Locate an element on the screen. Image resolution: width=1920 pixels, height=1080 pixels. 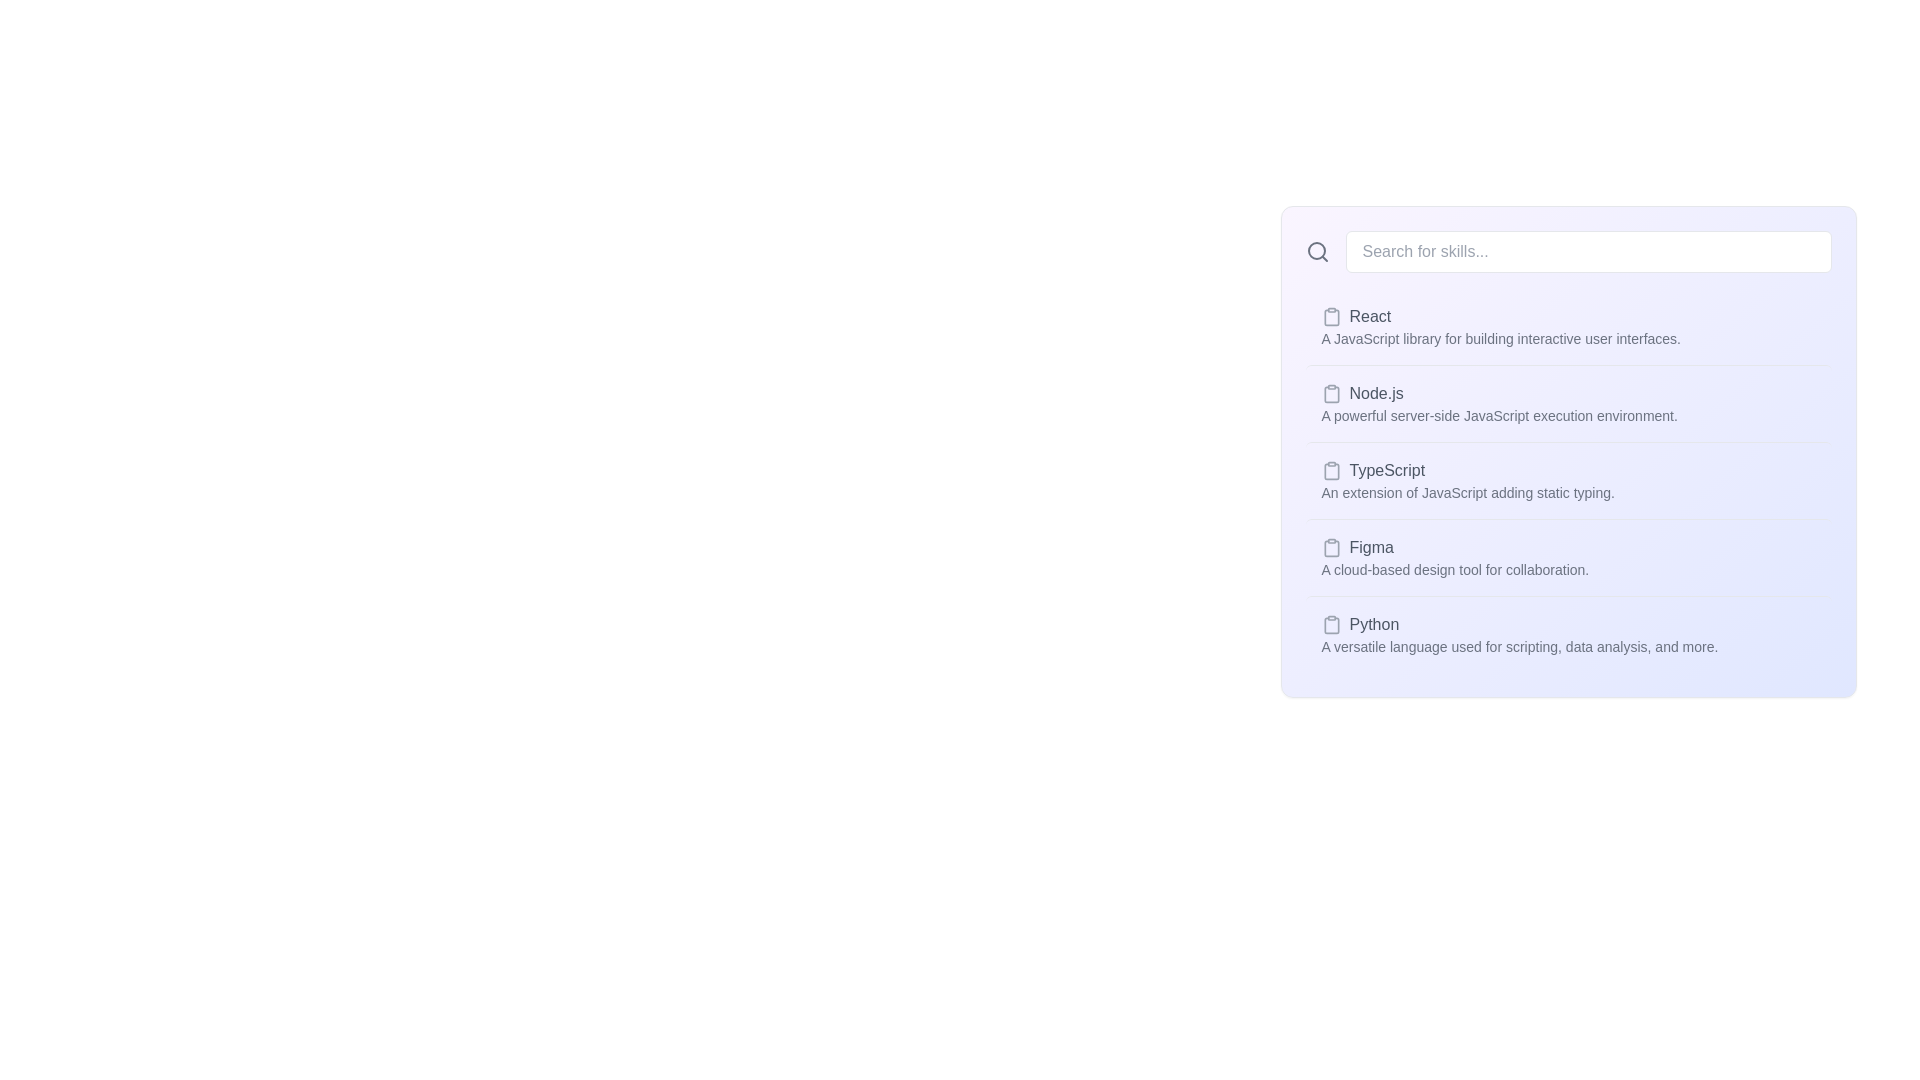
the second list item labeled 'Node.js' in the skills list, which is styled with medium font weight in gray color and contains a description about server-side JavaScript execution is located at coordinates (1567, 403).